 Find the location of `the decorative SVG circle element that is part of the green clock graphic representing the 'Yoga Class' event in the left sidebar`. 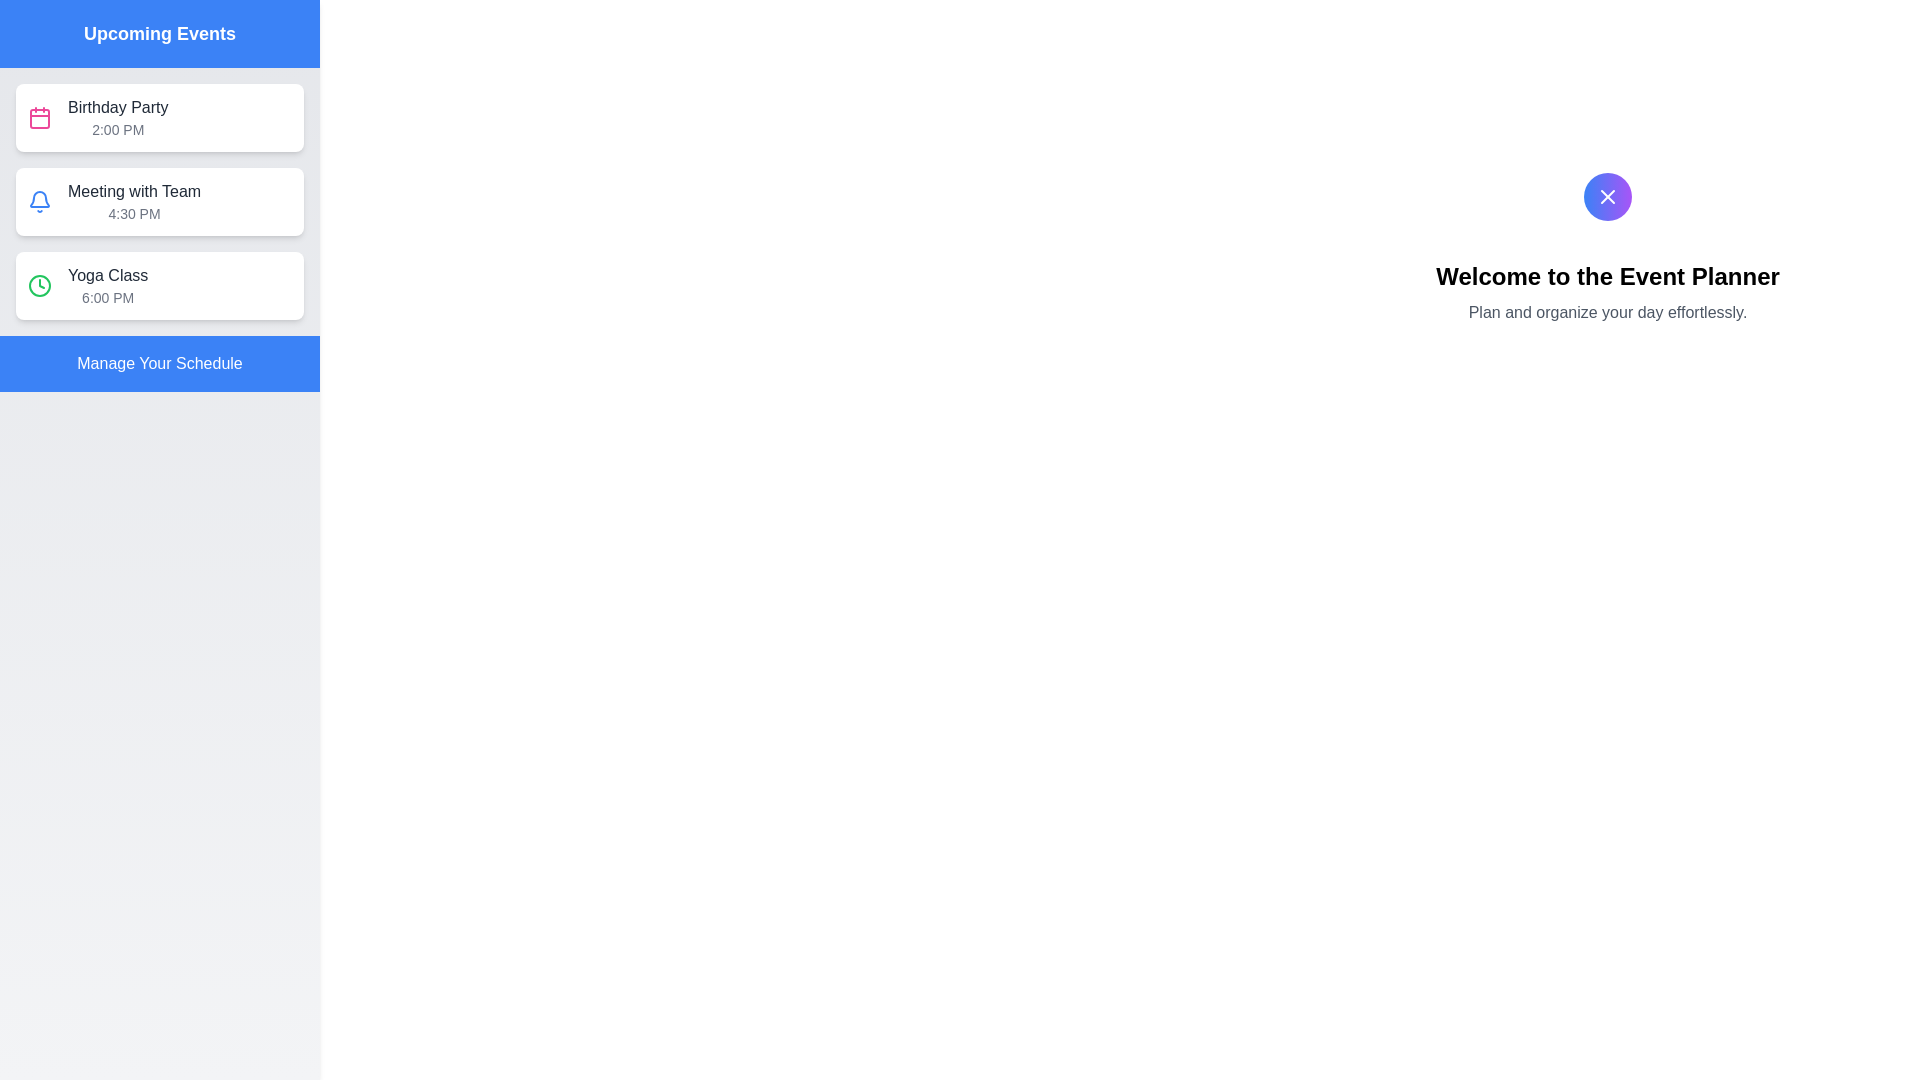

the decorative SVG circle element that is part of the green clock graphic representing the 'Yoga Class' event in the left sidebar is located at coordinates (39, 285).